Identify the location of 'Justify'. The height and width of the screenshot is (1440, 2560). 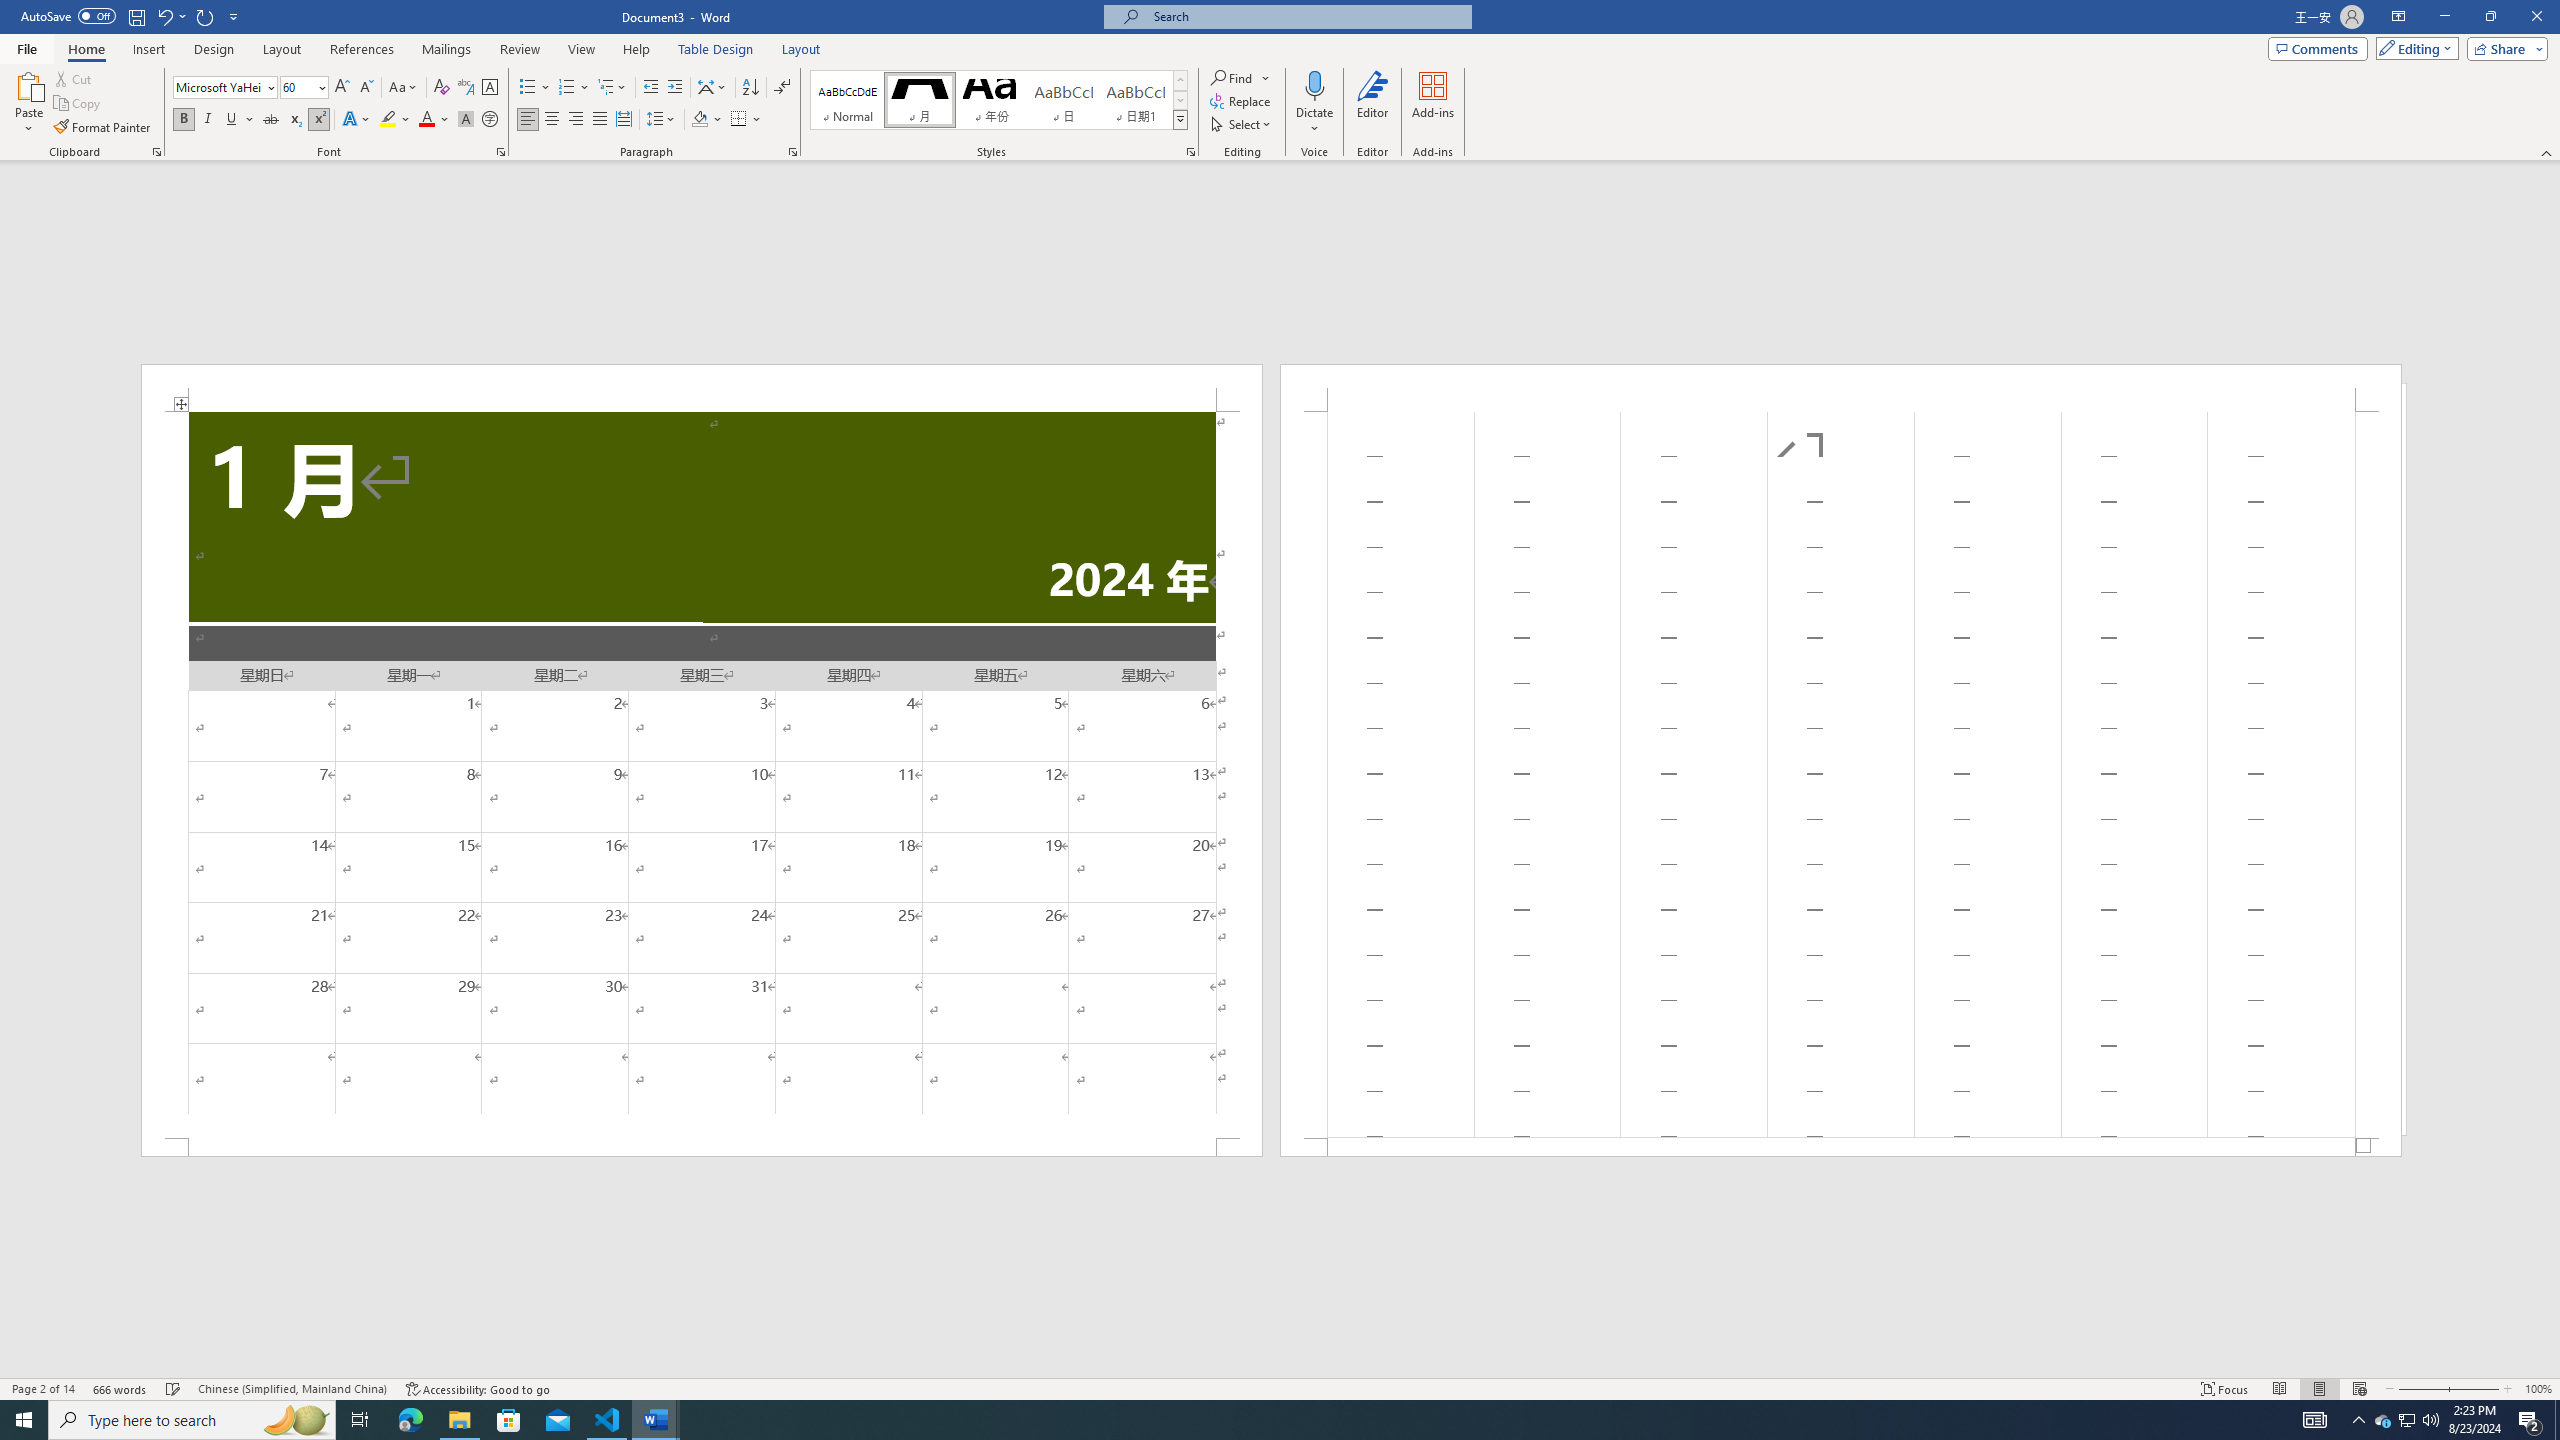
(599, 118).